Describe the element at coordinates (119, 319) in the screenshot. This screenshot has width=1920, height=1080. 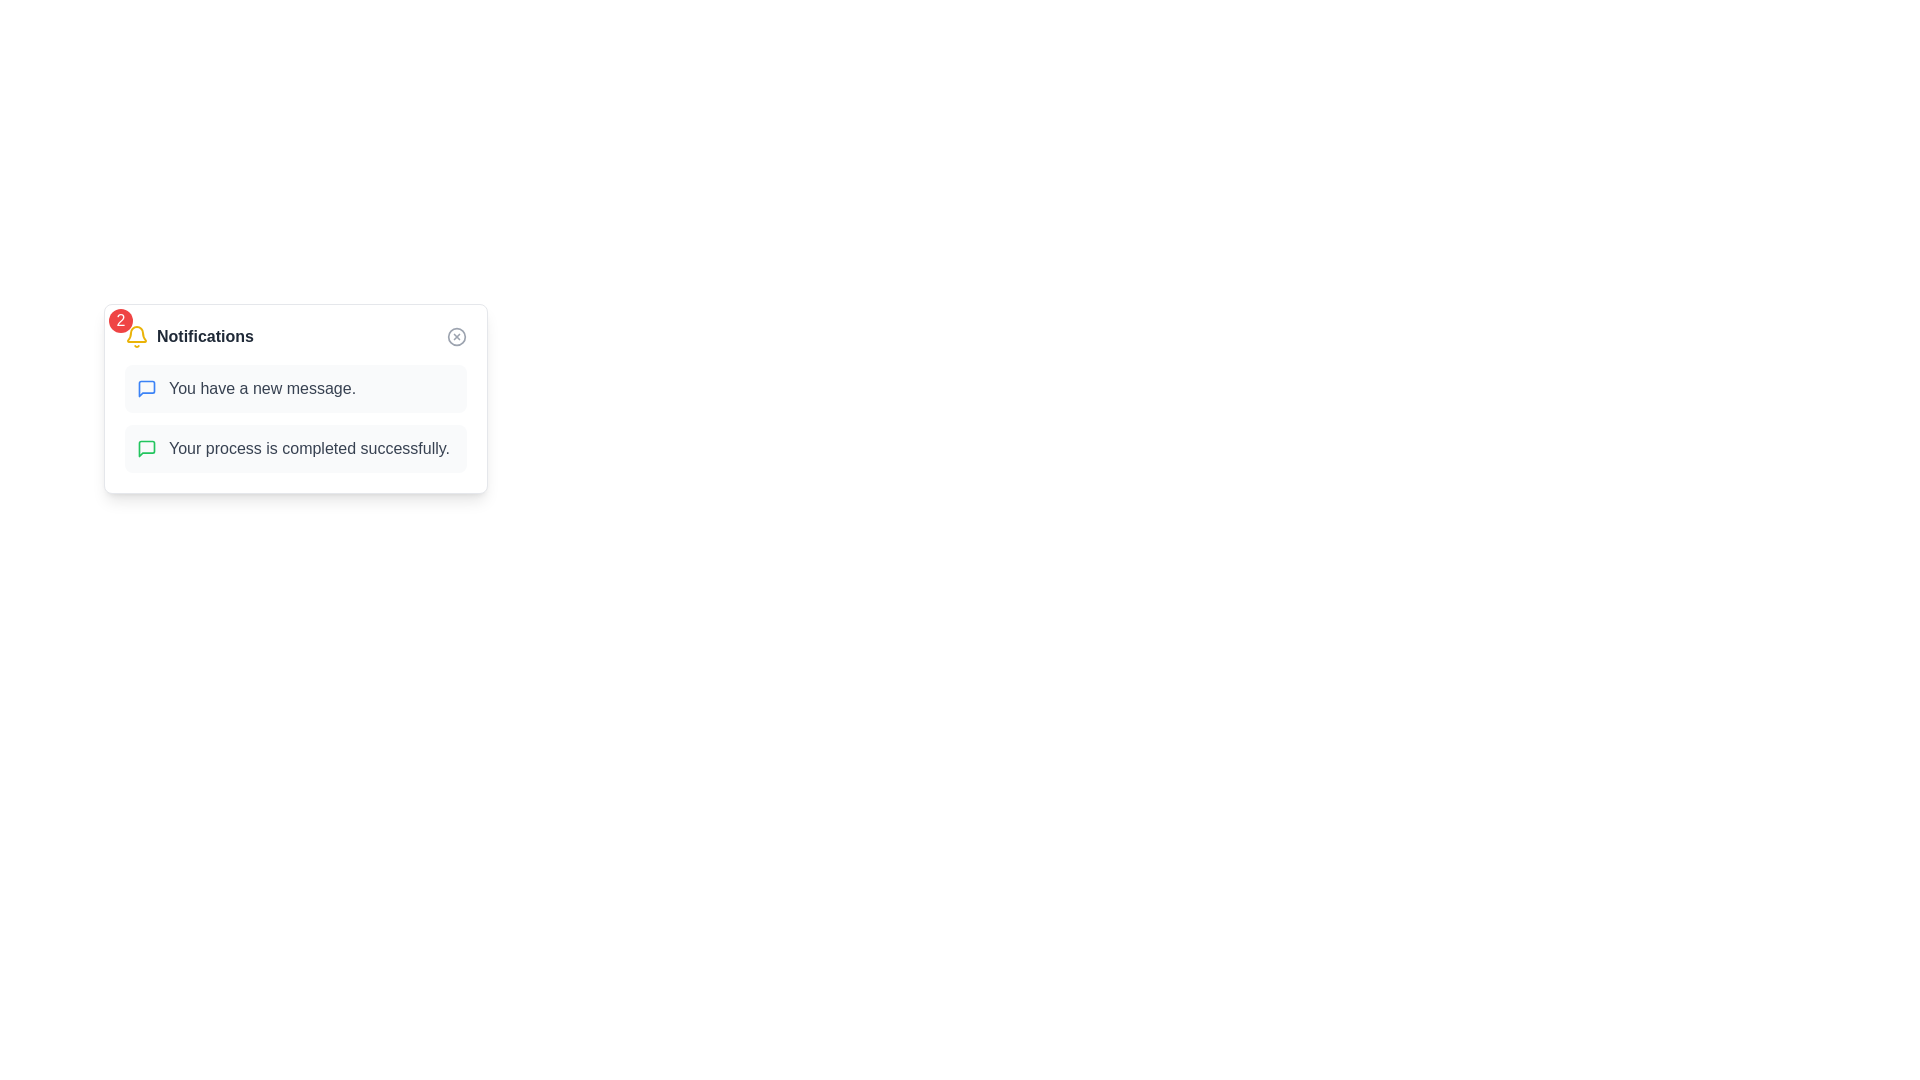
I see `the circular badge displaying the number '2' in white text on a red background, located in the top-left corner of the notification modal` at that location.